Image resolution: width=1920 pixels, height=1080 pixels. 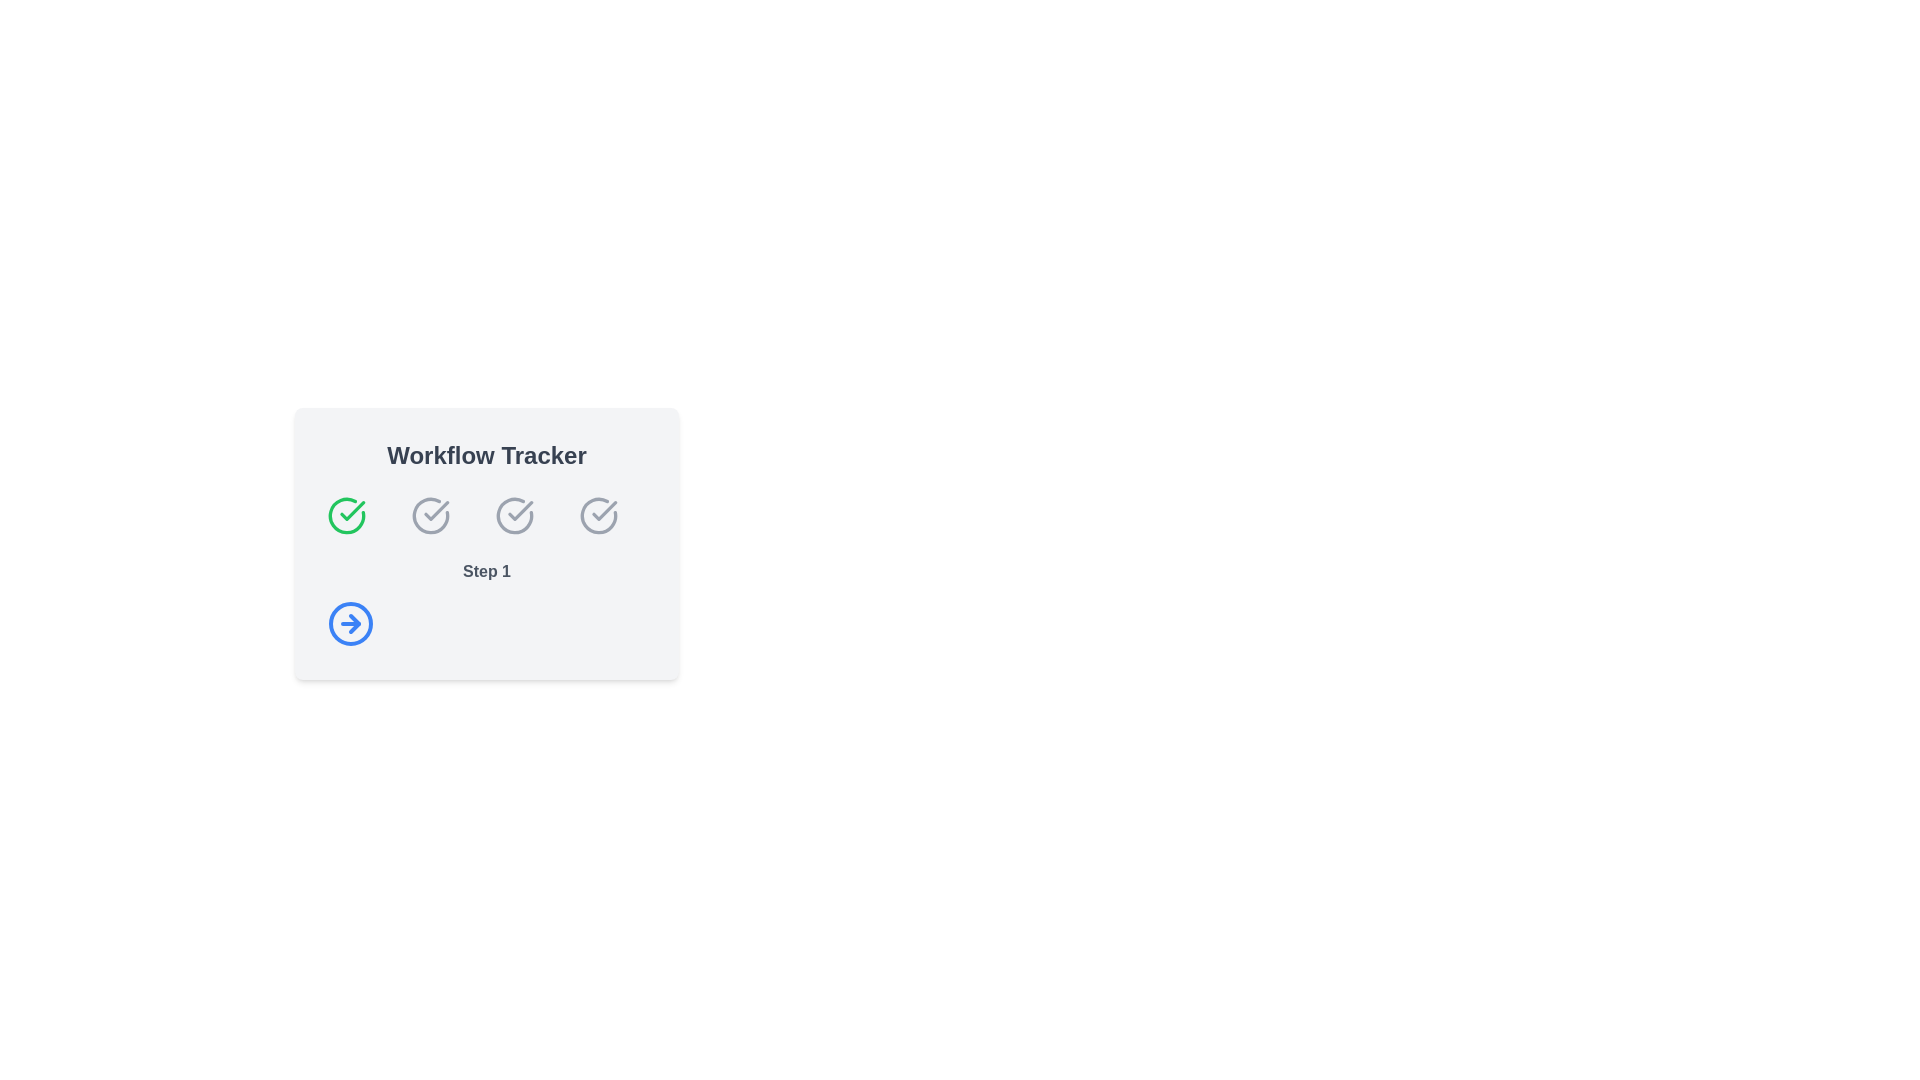 I want to click on the textual label 'Step 1', which is styled with medium-sized bold gray font, so click(x=486, y=571).